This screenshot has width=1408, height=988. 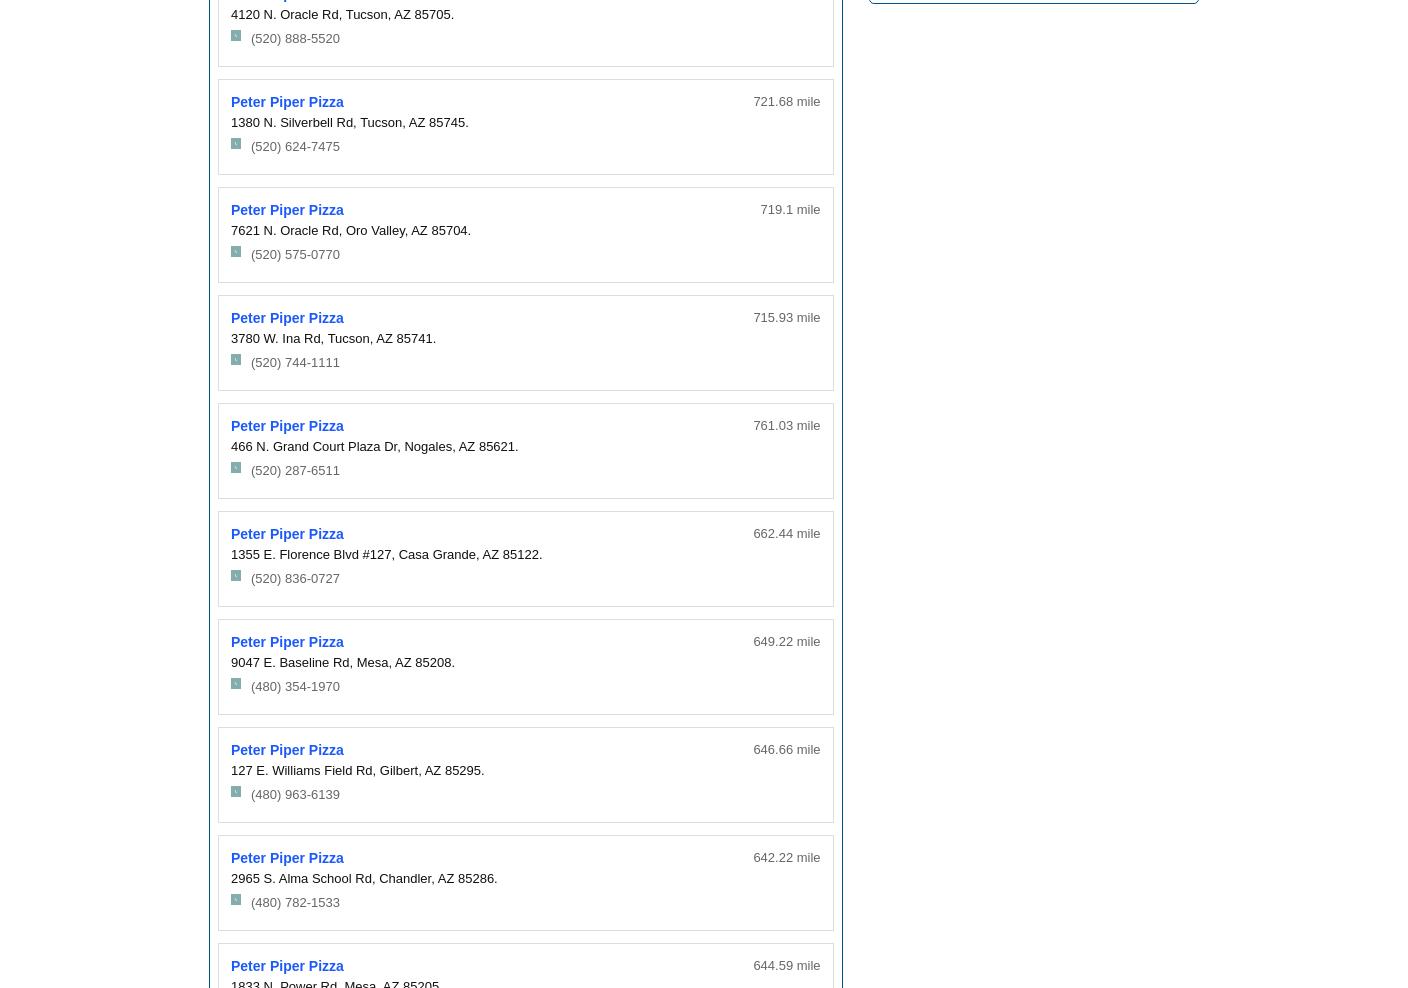 What do you see at coordinates (428, 445) in the screenshot?
I see `'Nogales,'` at bounding box center [428, 445].